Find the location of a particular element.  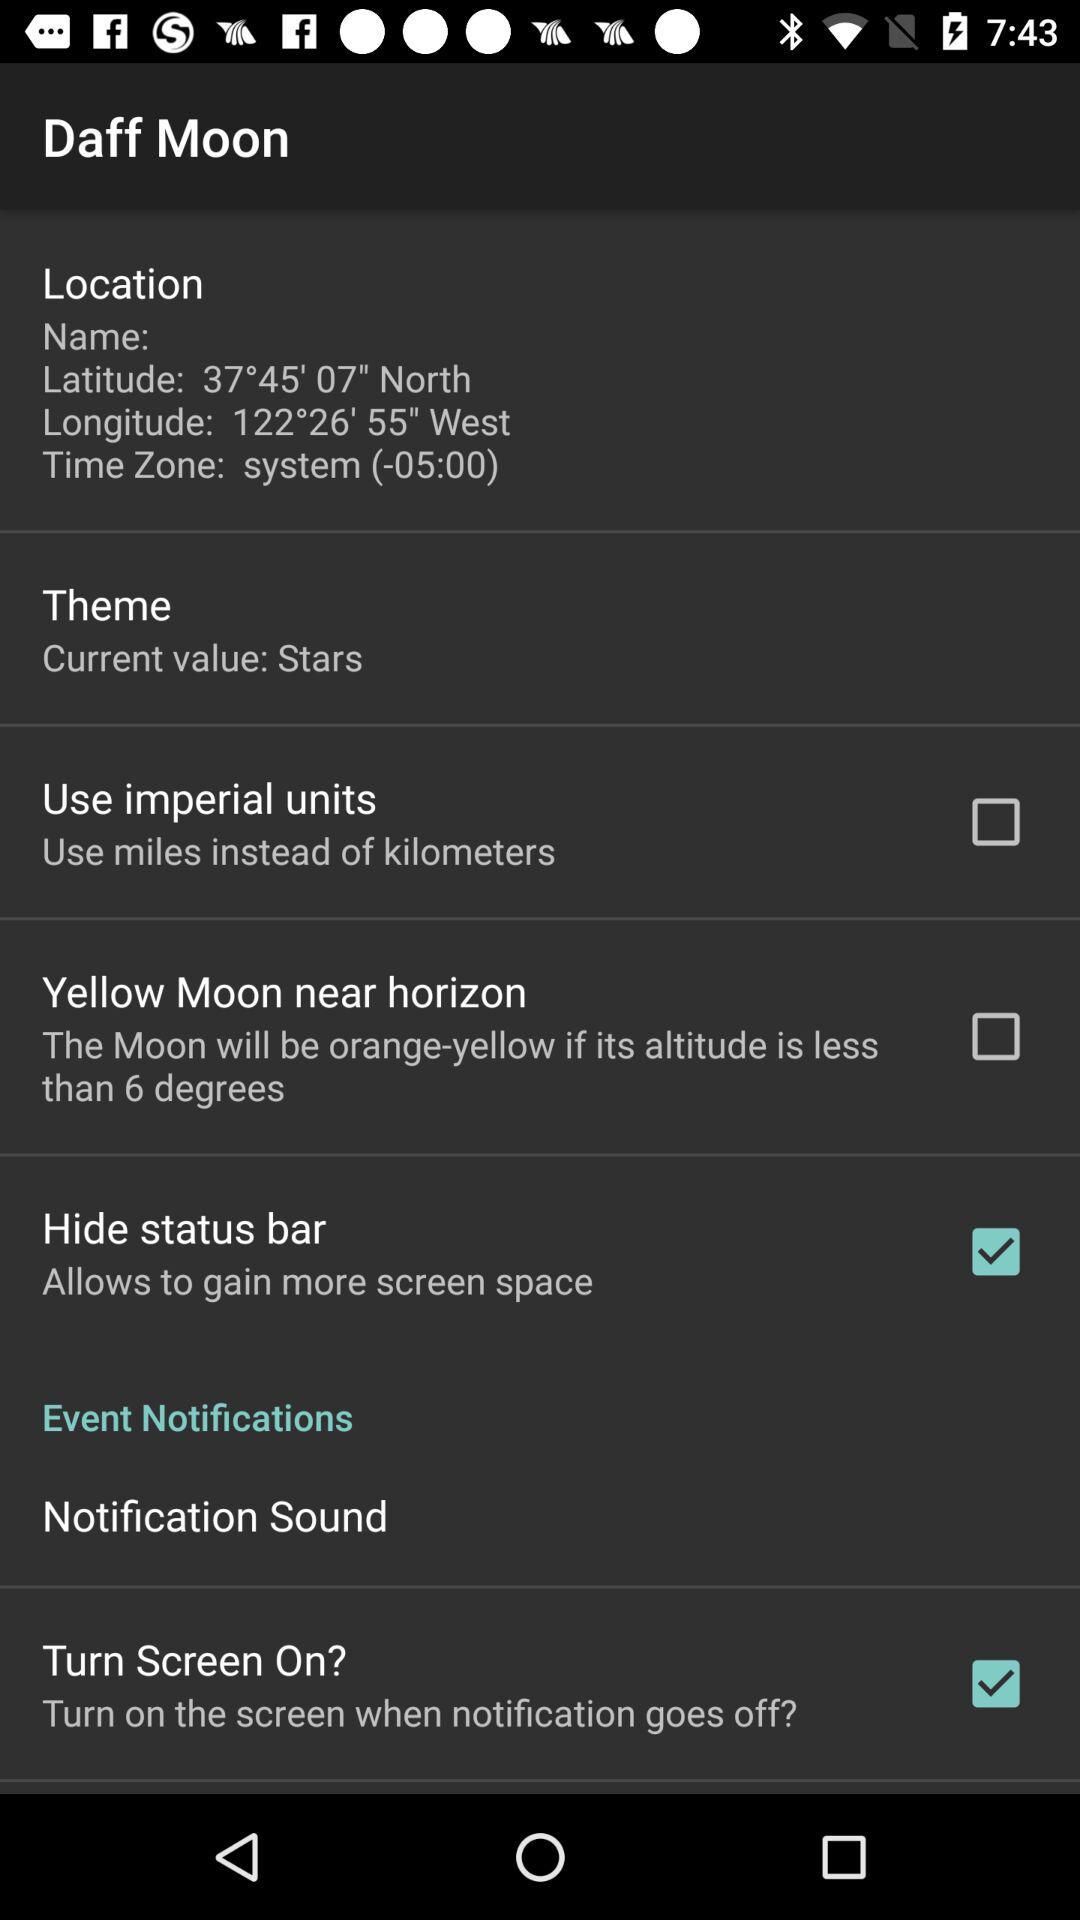

item above the theme item is located at coordinates (281, 399).